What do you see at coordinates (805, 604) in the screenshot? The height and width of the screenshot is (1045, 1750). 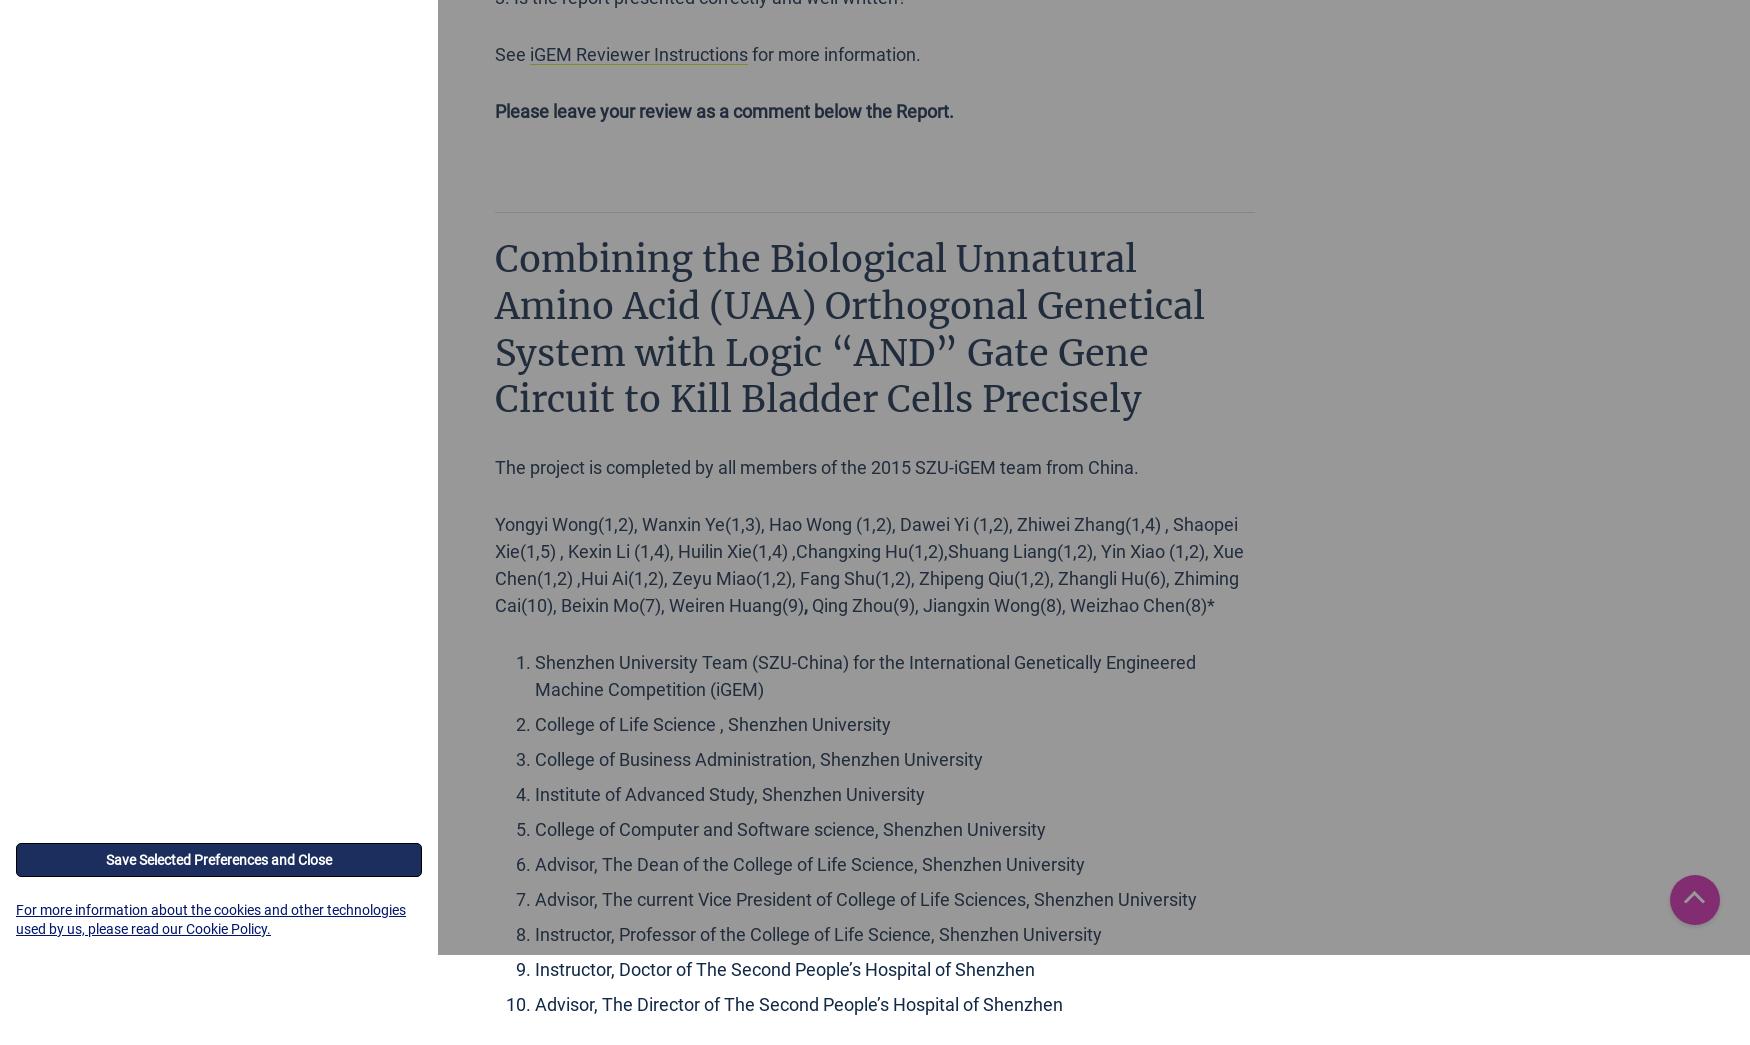 I see `','` at bounding box center [805, 604].